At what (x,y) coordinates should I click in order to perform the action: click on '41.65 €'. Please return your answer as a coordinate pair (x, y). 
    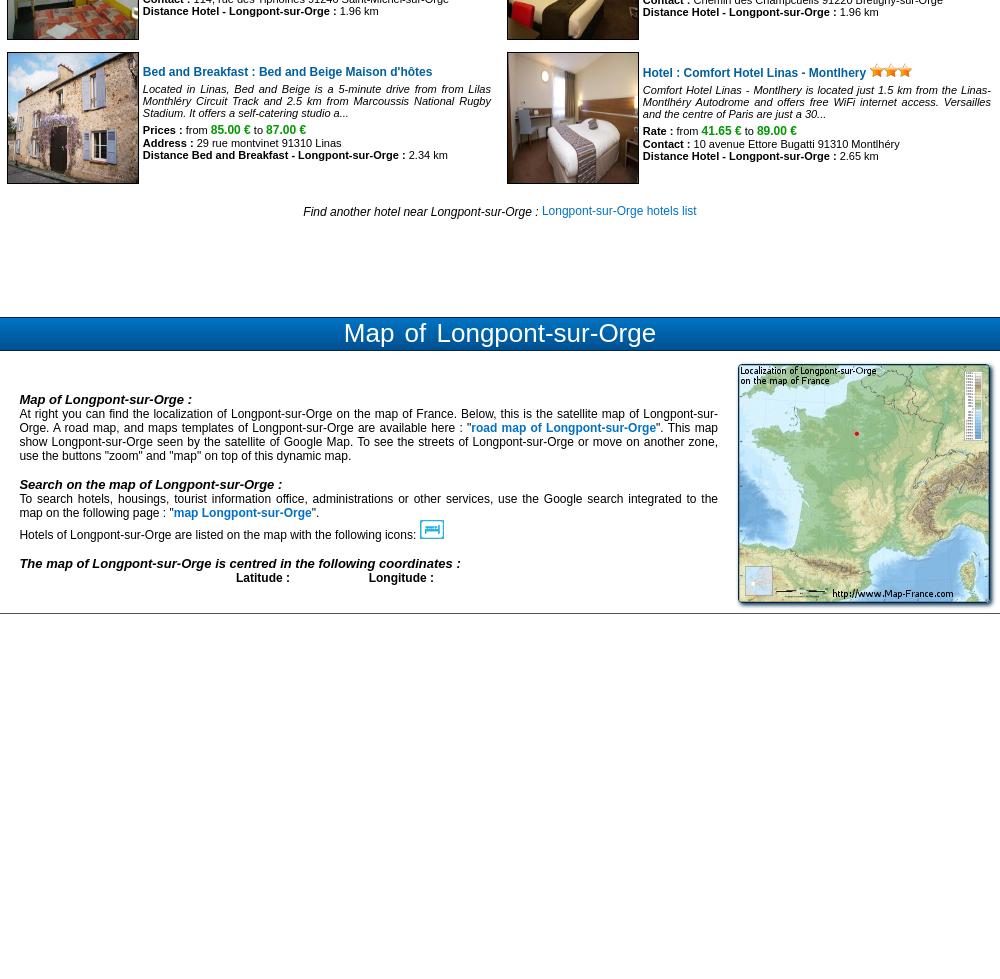
    Looking at the image, I should click on (720, 130).